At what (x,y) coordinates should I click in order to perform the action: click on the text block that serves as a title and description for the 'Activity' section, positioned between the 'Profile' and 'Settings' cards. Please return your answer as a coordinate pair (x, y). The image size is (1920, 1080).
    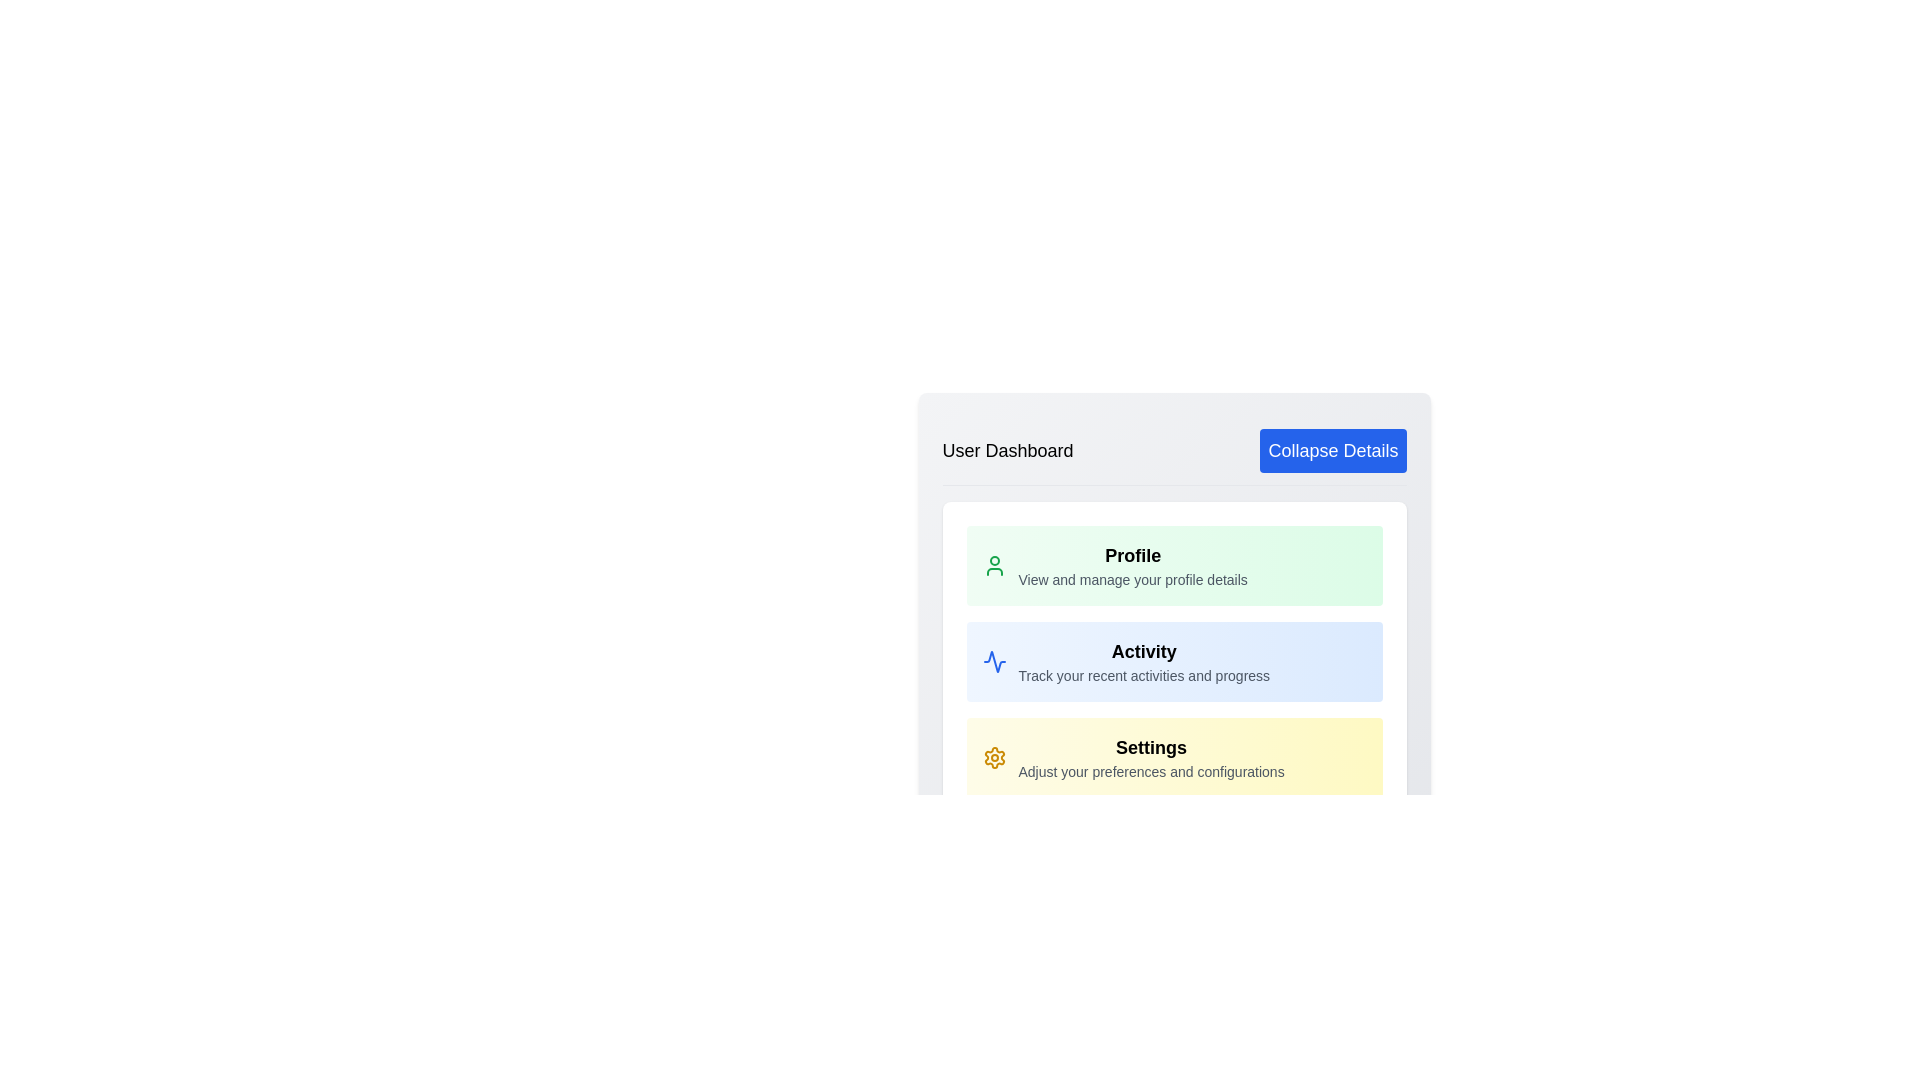
    Looking at the image, I should click on (1144, 662).